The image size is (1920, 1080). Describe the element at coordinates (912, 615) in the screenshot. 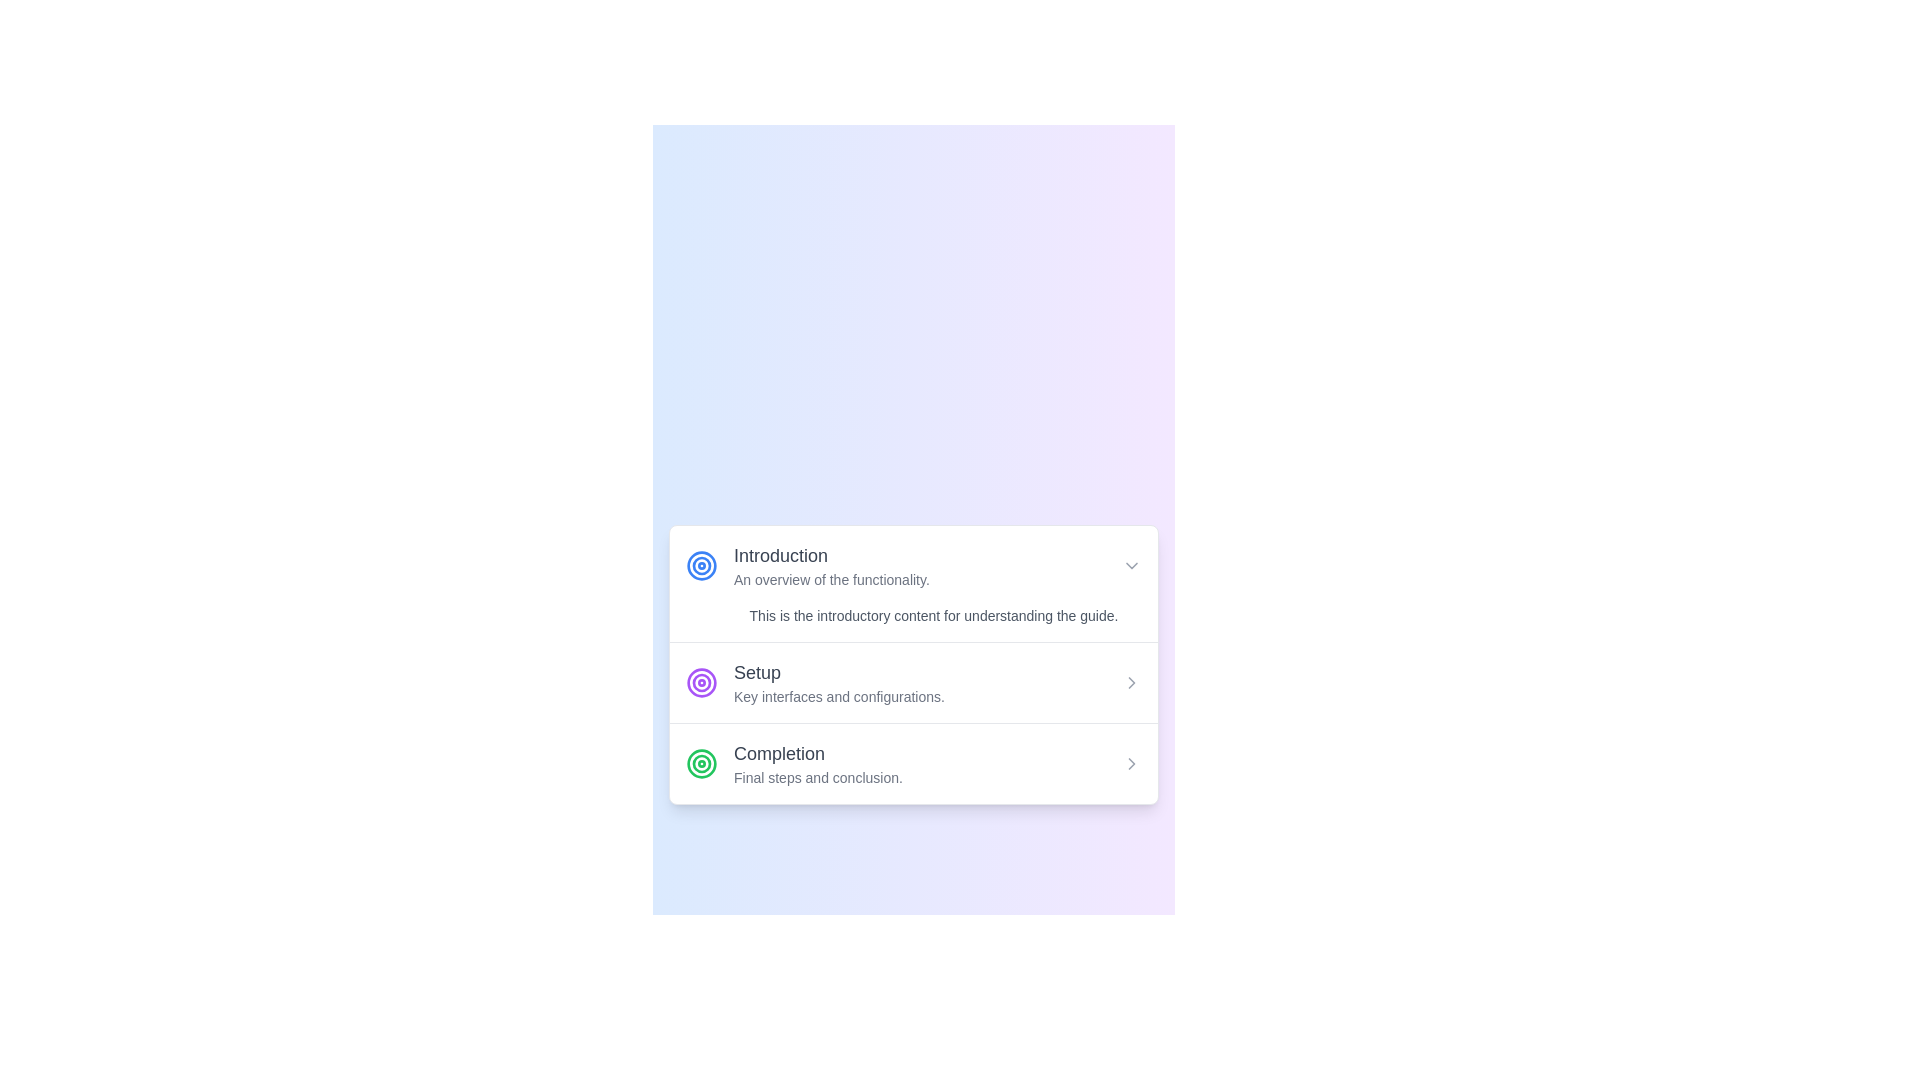

I see `the text paragraph styled in small gray fonts containing the phrase 'This is the introductory content for understanding the guide.', located beneath the 'Introduction' section header` at that location.